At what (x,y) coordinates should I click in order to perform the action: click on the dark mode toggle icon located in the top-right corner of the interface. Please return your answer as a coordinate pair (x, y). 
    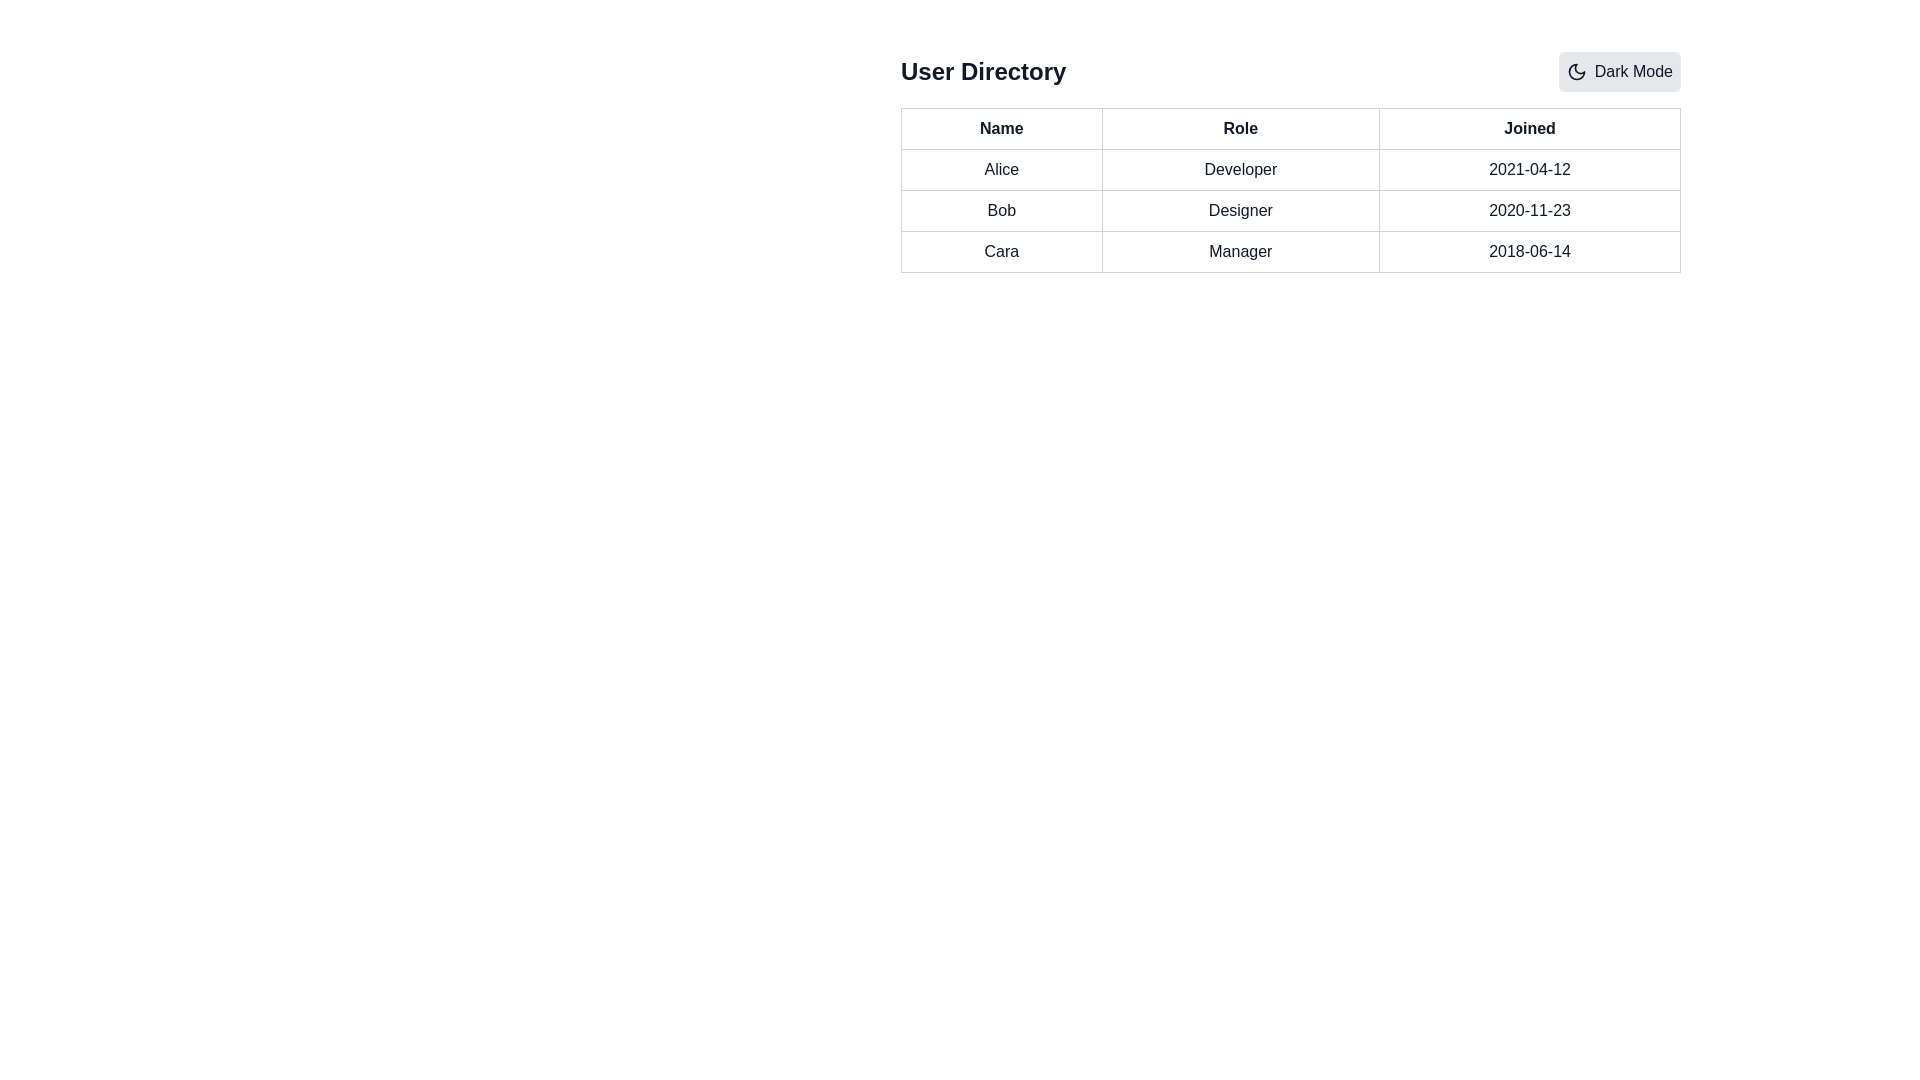
    Looking at the image, I should click on (1575, 71).